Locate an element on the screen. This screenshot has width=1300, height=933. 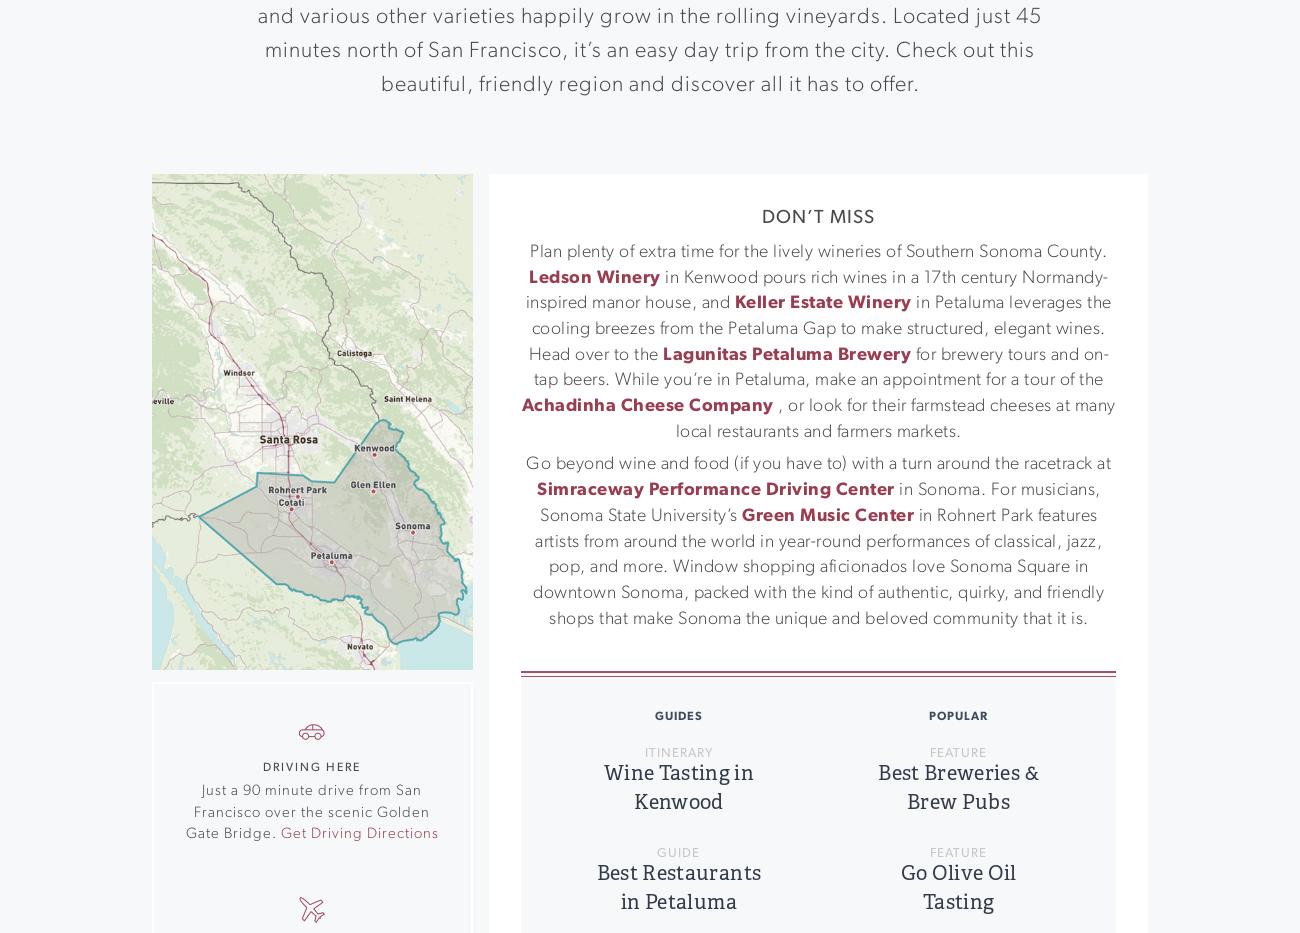
'Top Rohnert Park Hotels' is located at coordinates (1042, 604).